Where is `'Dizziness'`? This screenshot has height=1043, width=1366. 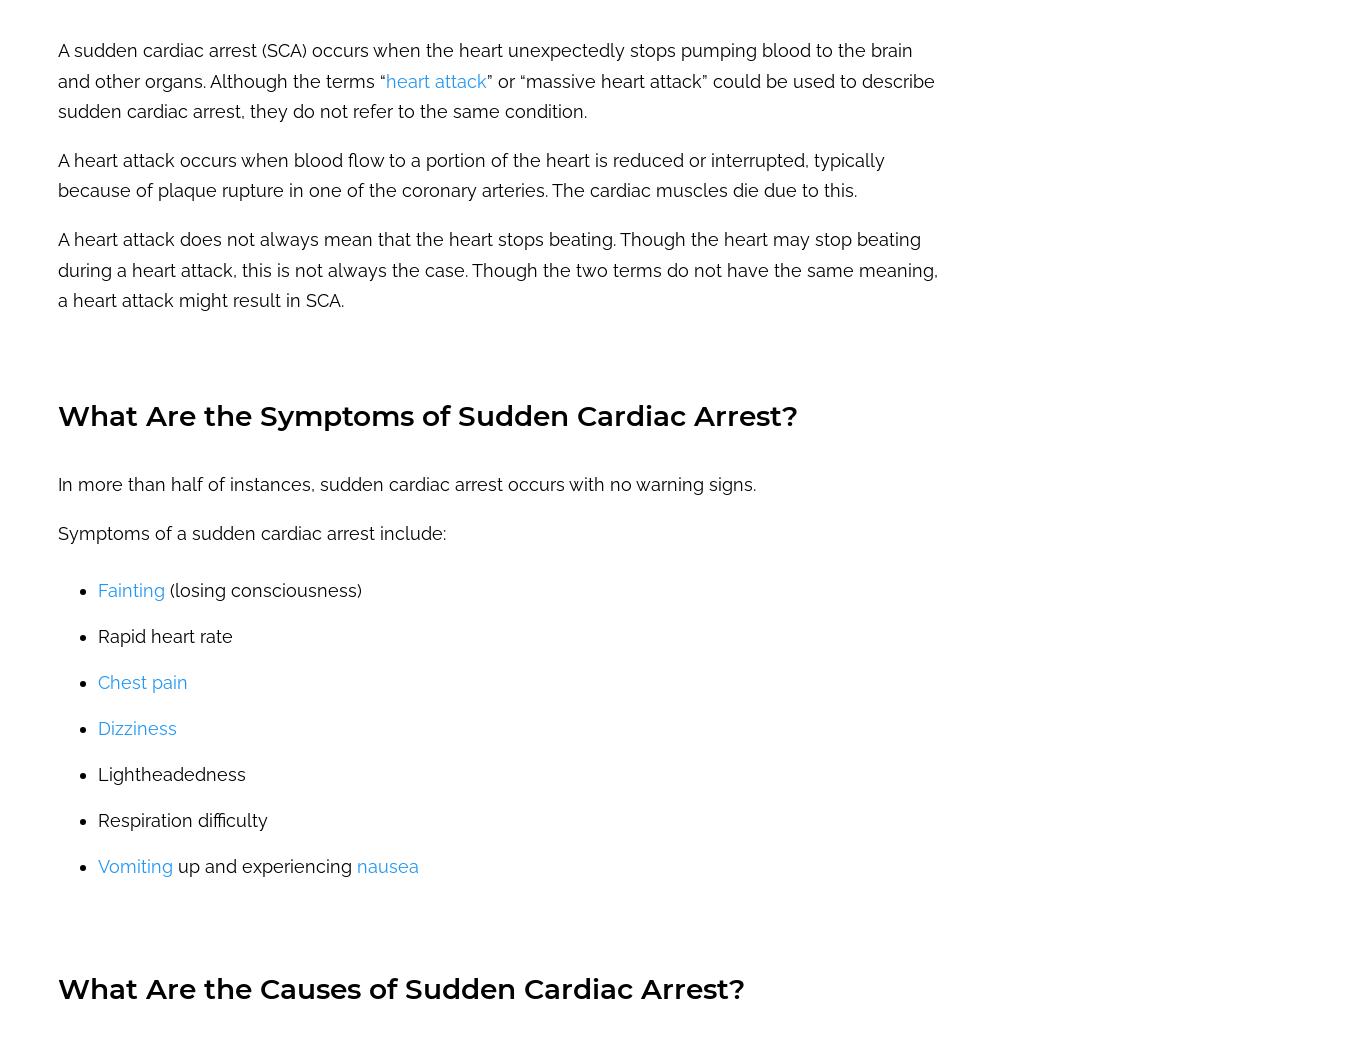 'Dizziness' is located at coordinates (136, 727).